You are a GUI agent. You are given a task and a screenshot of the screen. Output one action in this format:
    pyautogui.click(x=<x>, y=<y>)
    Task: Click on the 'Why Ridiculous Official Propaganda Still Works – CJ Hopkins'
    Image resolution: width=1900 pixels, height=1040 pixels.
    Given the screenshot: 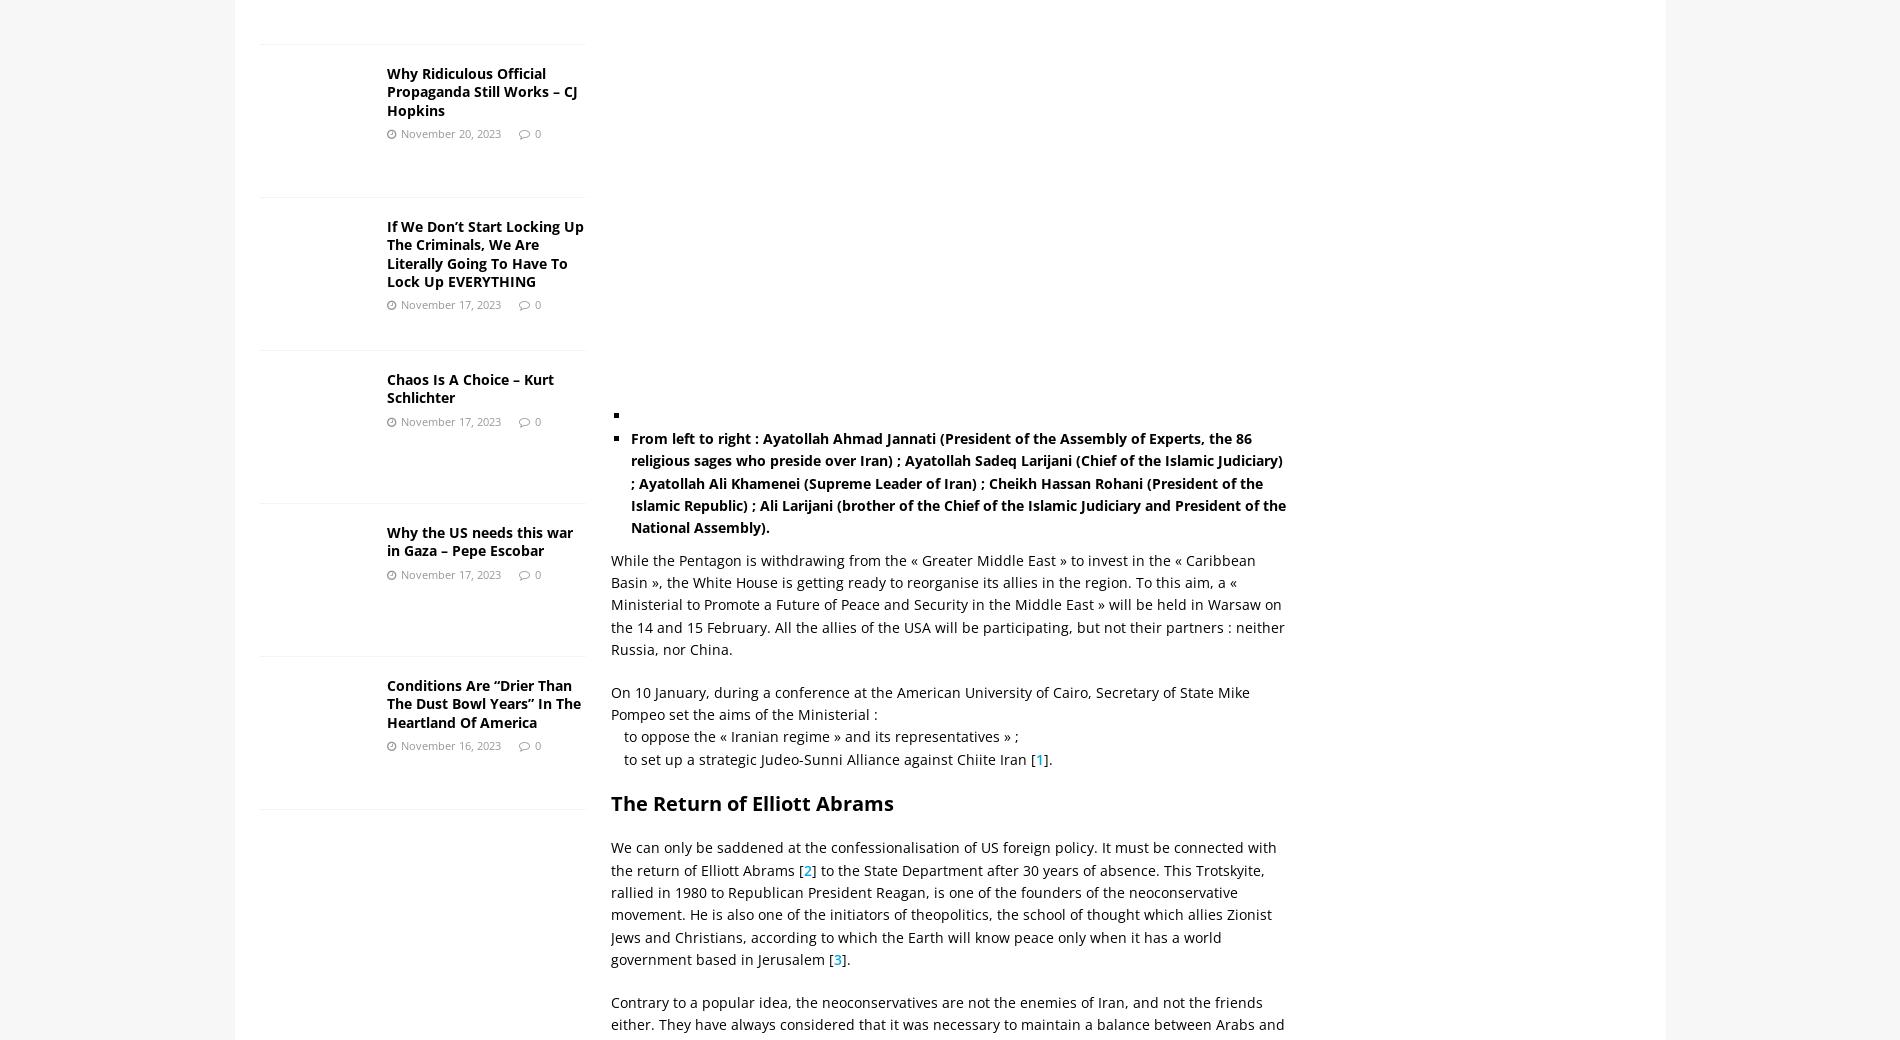 What is the action you would take?
    pyautogui.click(x=481, y=90)
    